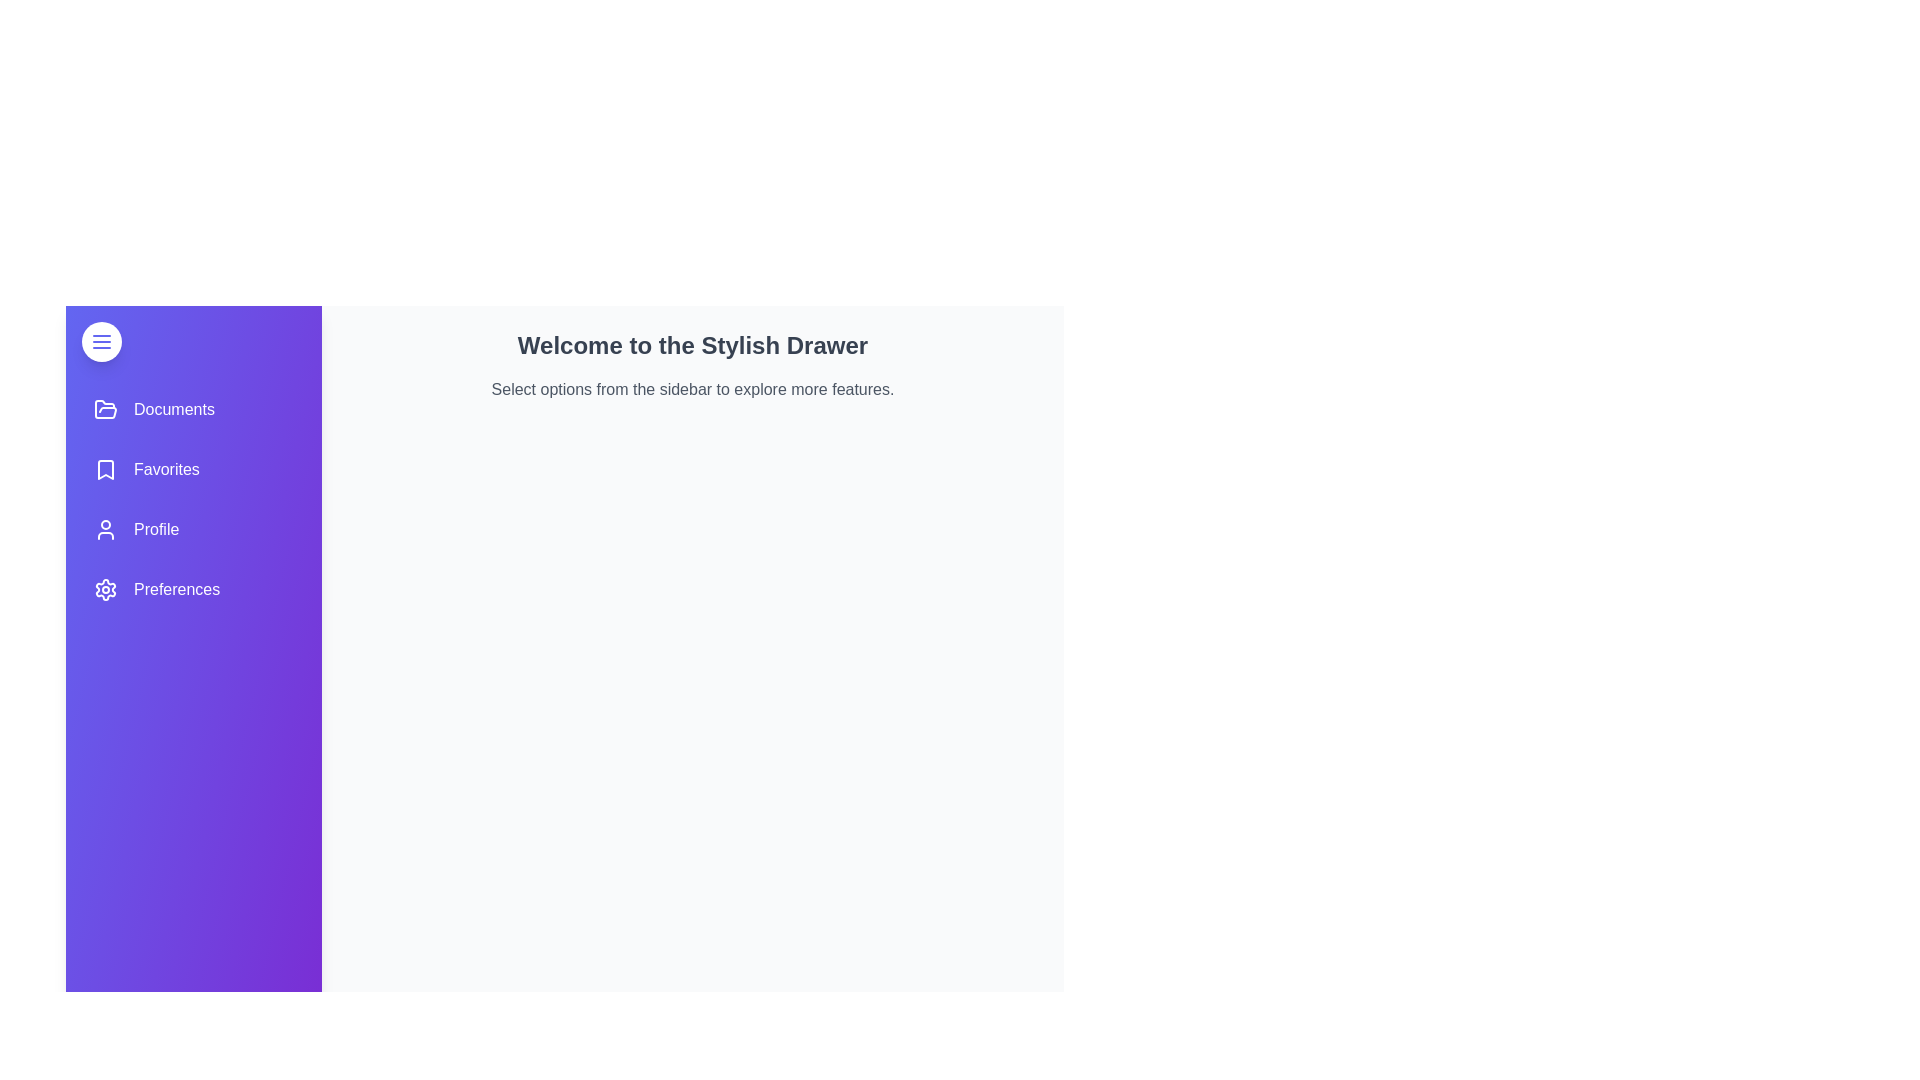 This screenshot has height=1080, width=1920. What do you see at coordinates (193, 528) in the screenshot?
I see `the menu item Profile to observe its hover effect` at bounding box center [193, 528].